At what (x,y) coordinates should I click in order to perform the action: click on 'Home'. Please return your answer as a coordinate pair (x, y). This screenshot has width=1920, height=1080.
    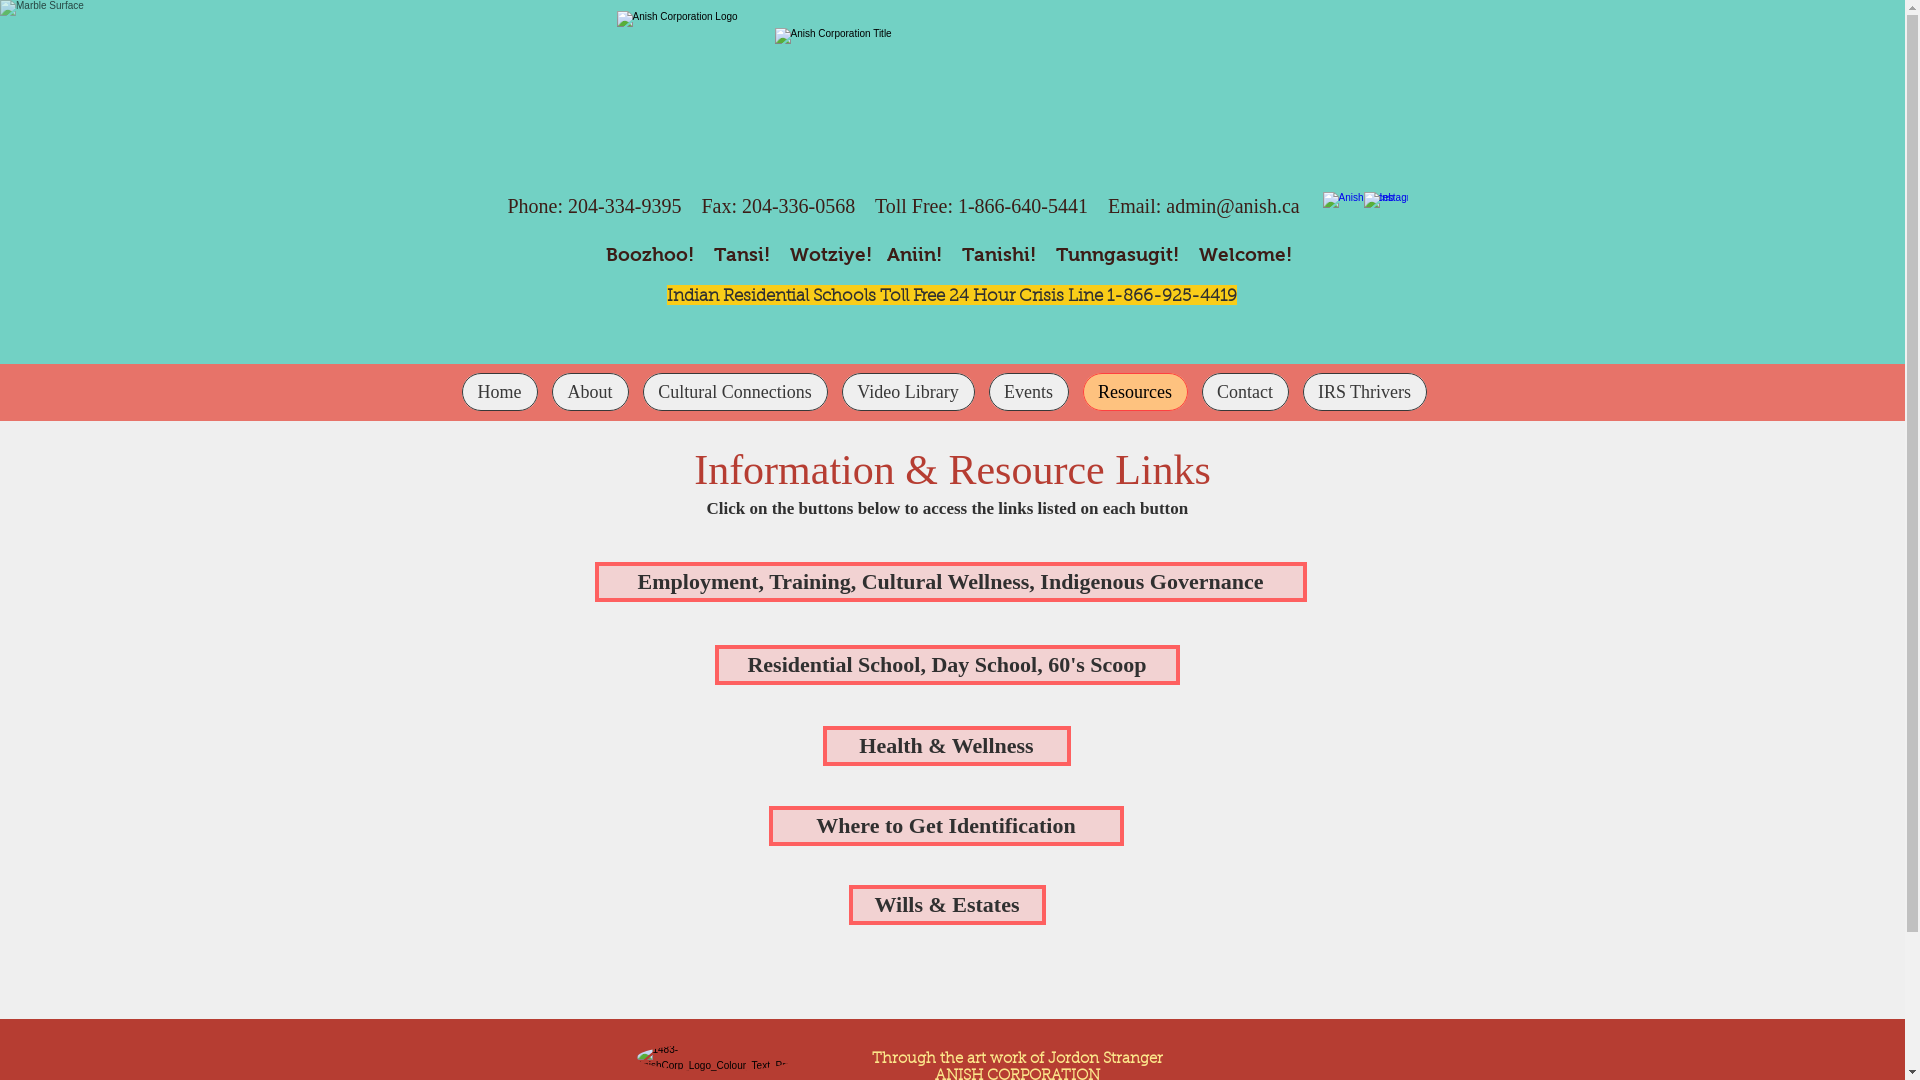
    Looking at the image, I should click on (499, 392).